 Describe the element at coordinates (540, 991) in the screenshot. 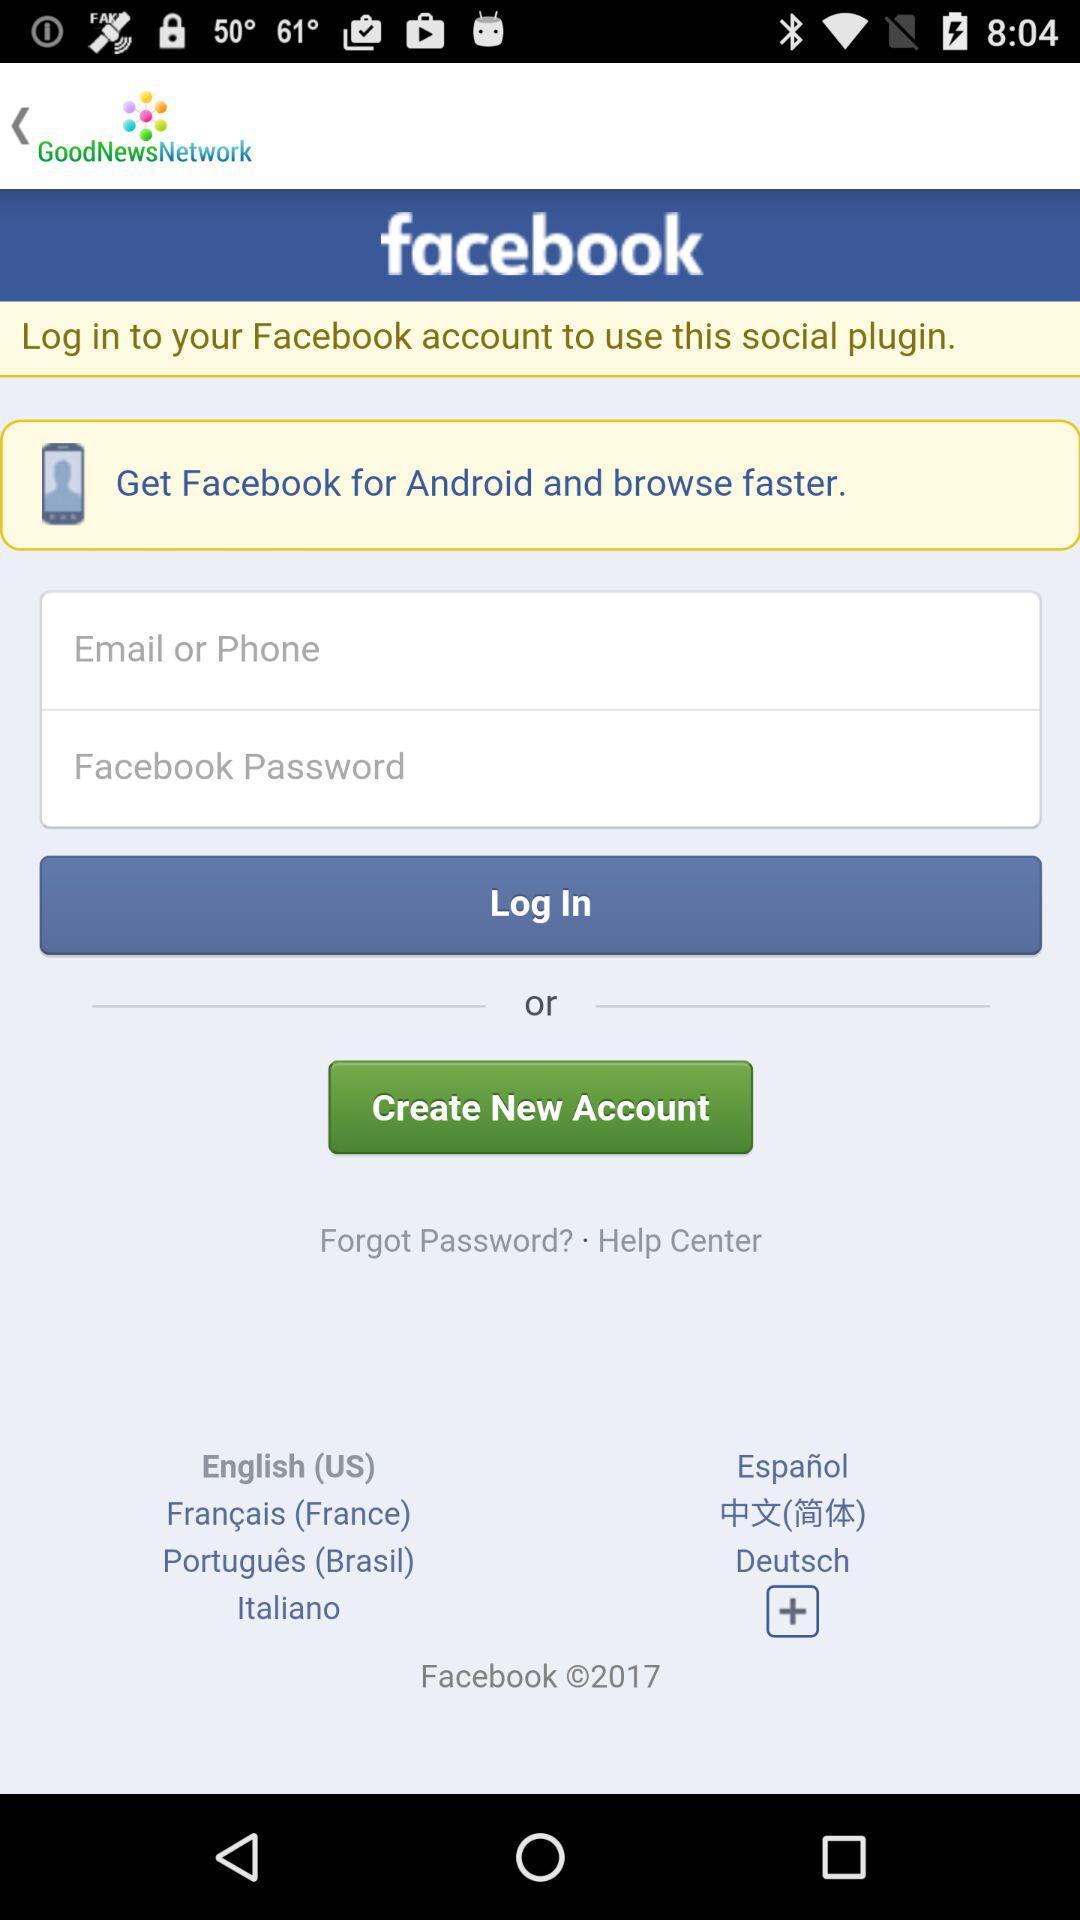

I see `facebook login page` at that location.